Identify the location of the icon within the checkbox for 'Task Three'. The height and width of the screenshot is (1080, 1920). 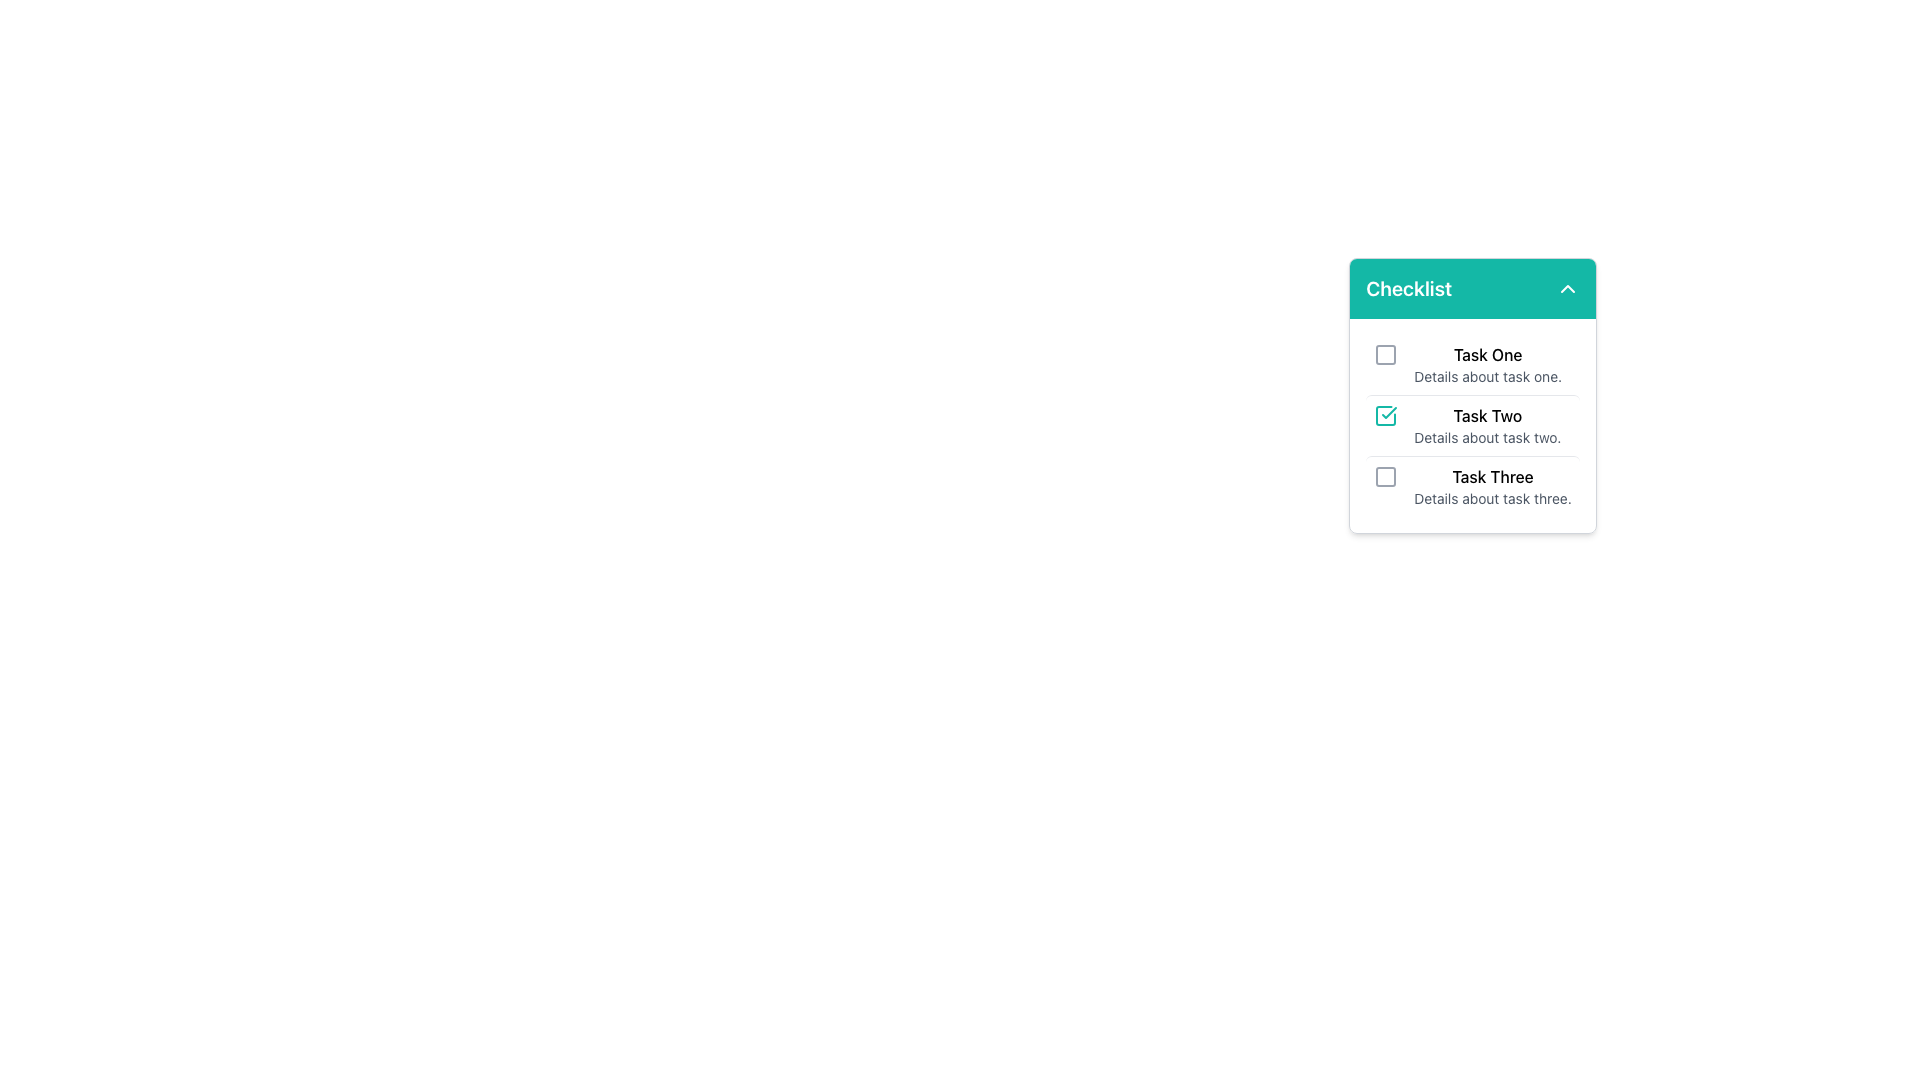
(1385, 477).